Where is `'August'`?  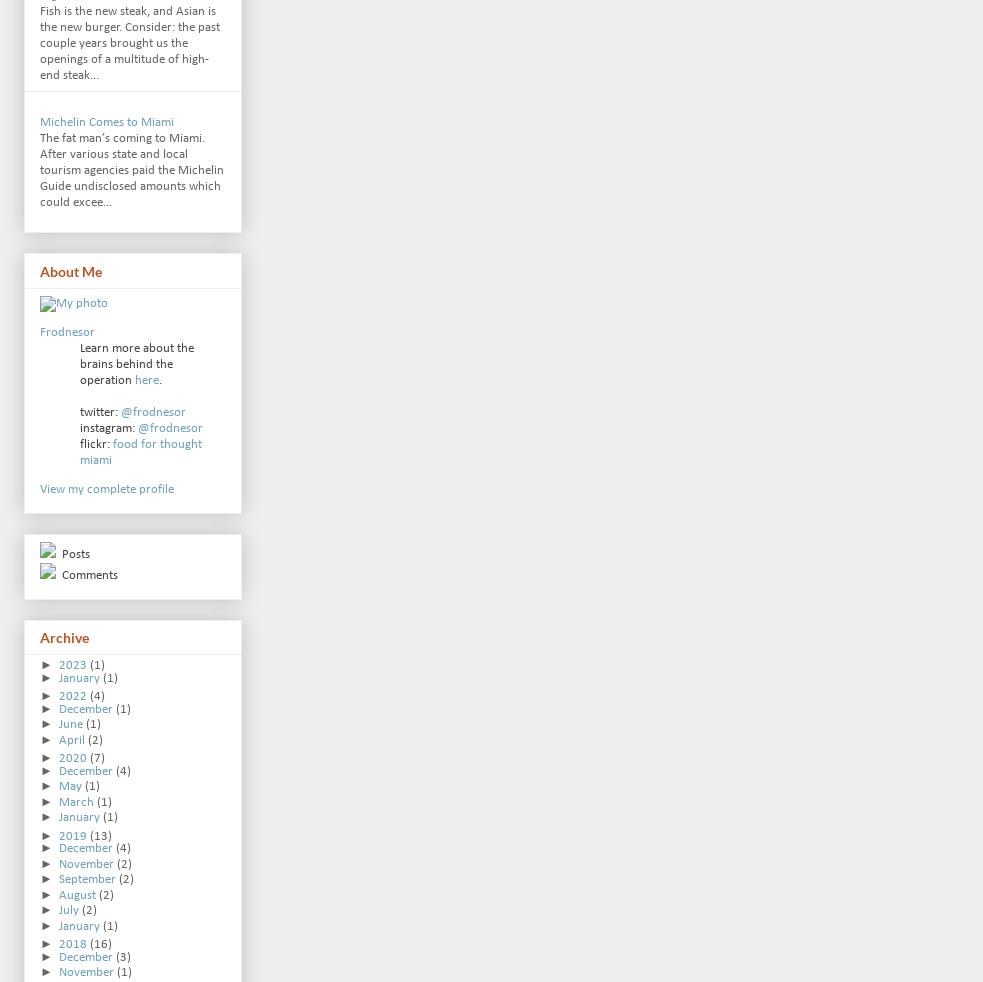
'August' is located at coordinates (76, 894).